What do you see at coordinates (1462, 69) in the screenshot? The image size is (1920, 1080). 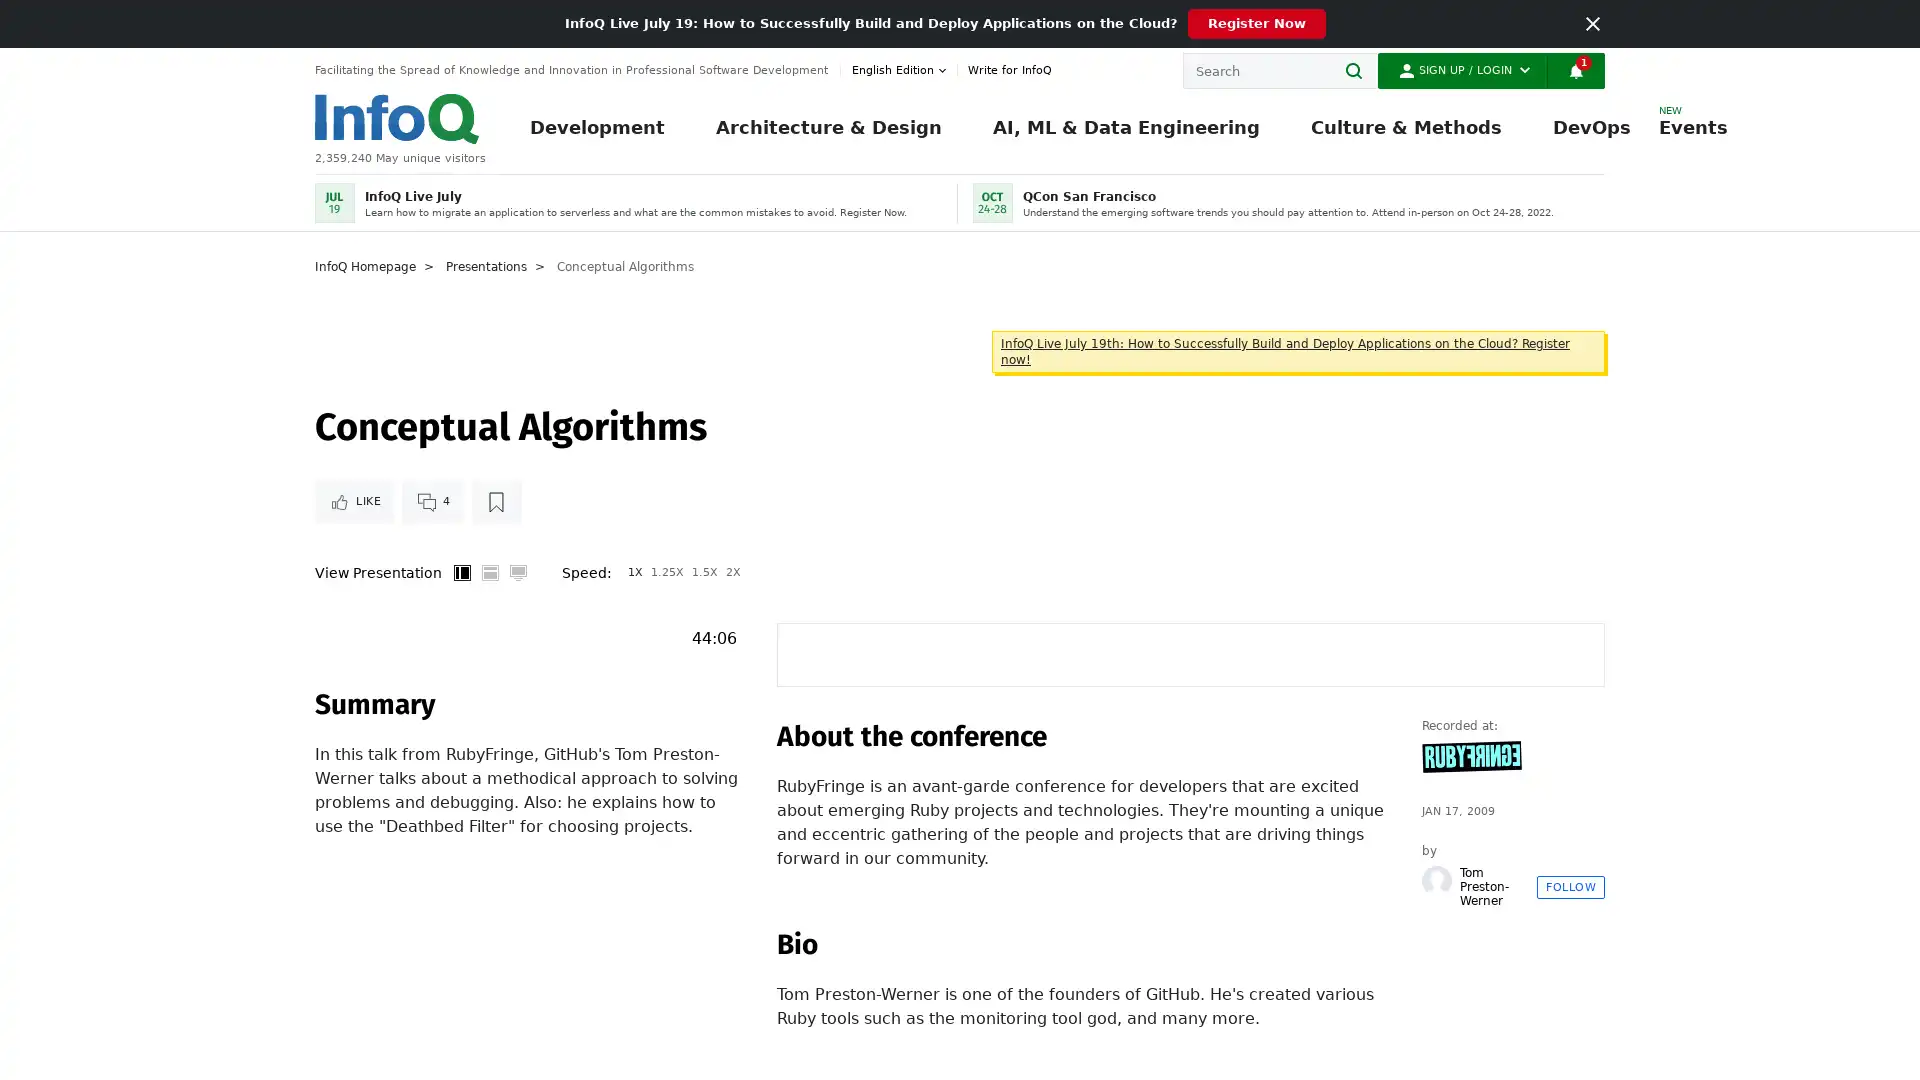 I see `Sign Up / Login` at bounding box center [1462, 69].